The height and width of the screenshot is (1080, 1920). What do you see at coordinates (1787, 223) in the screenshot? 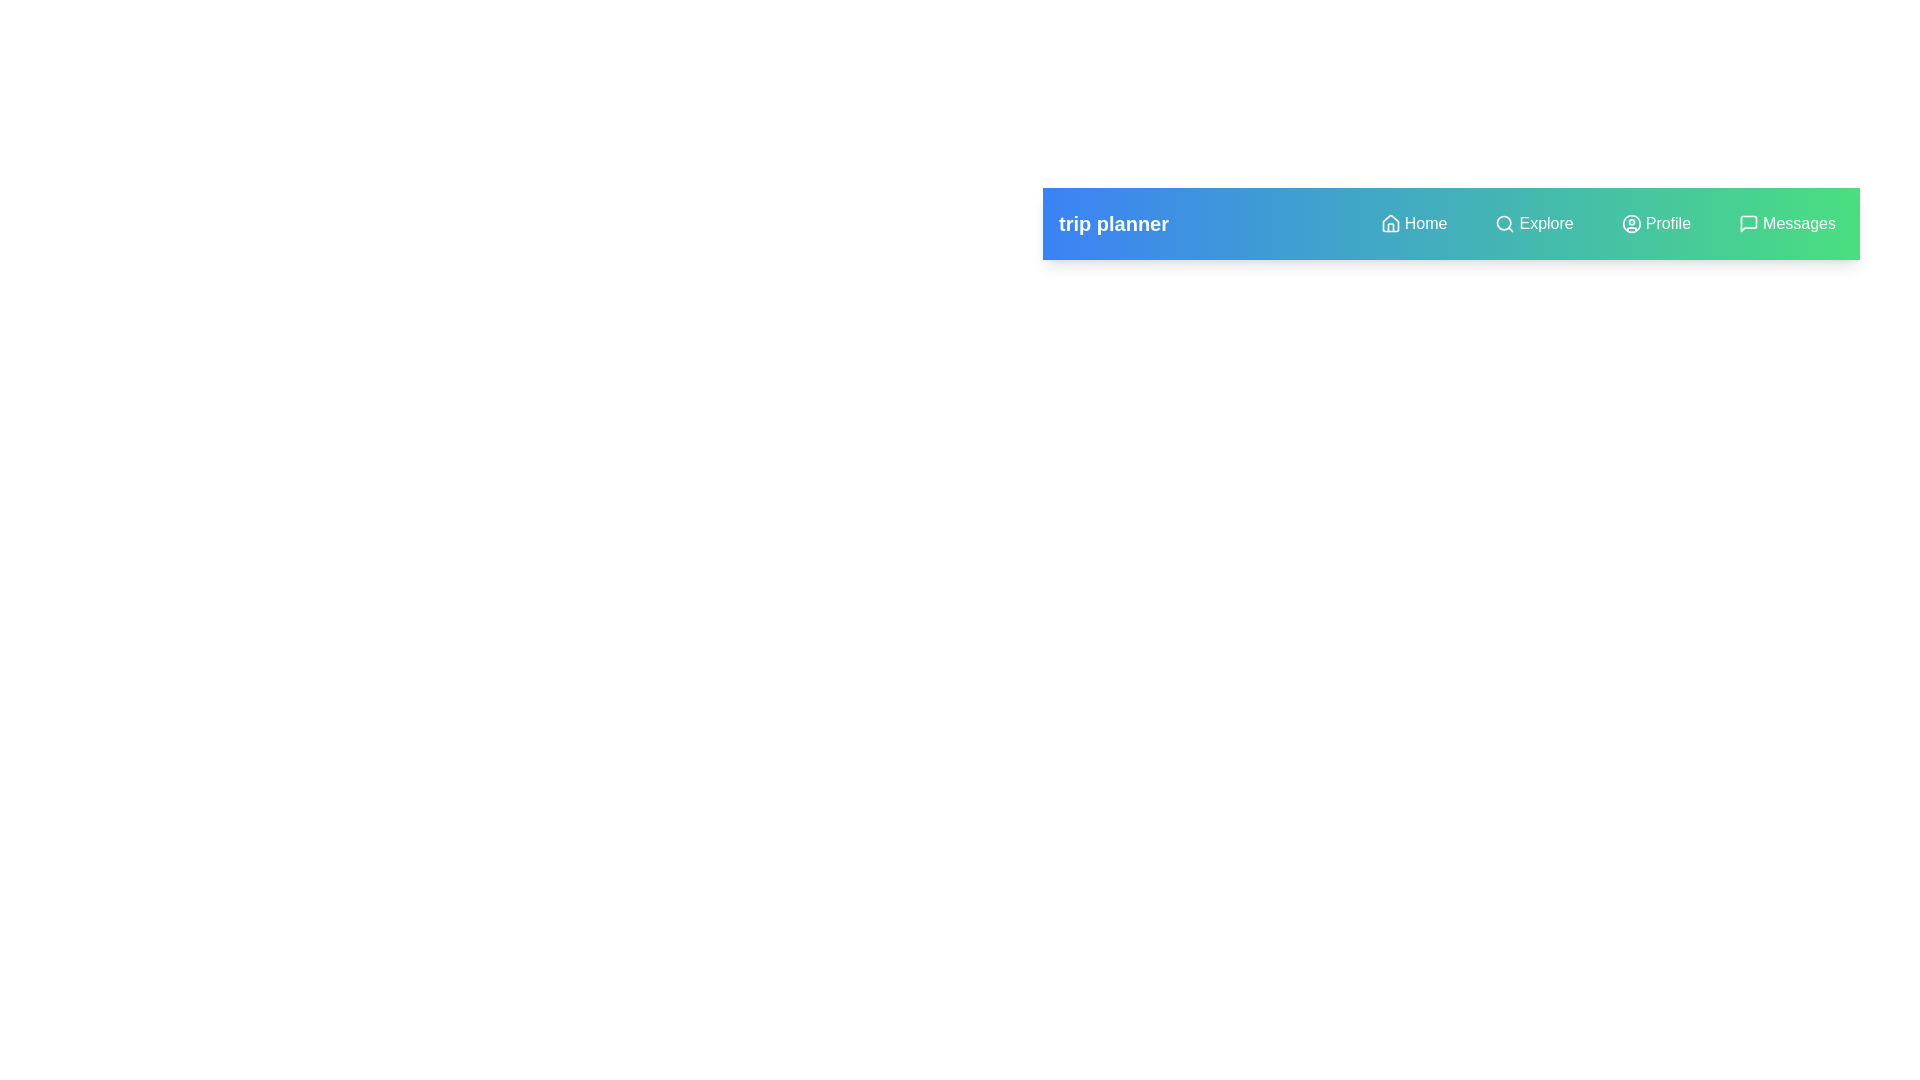
I see `the navigation menu item Messages to navigate to the respective section` at bounding box center [1787, 223].